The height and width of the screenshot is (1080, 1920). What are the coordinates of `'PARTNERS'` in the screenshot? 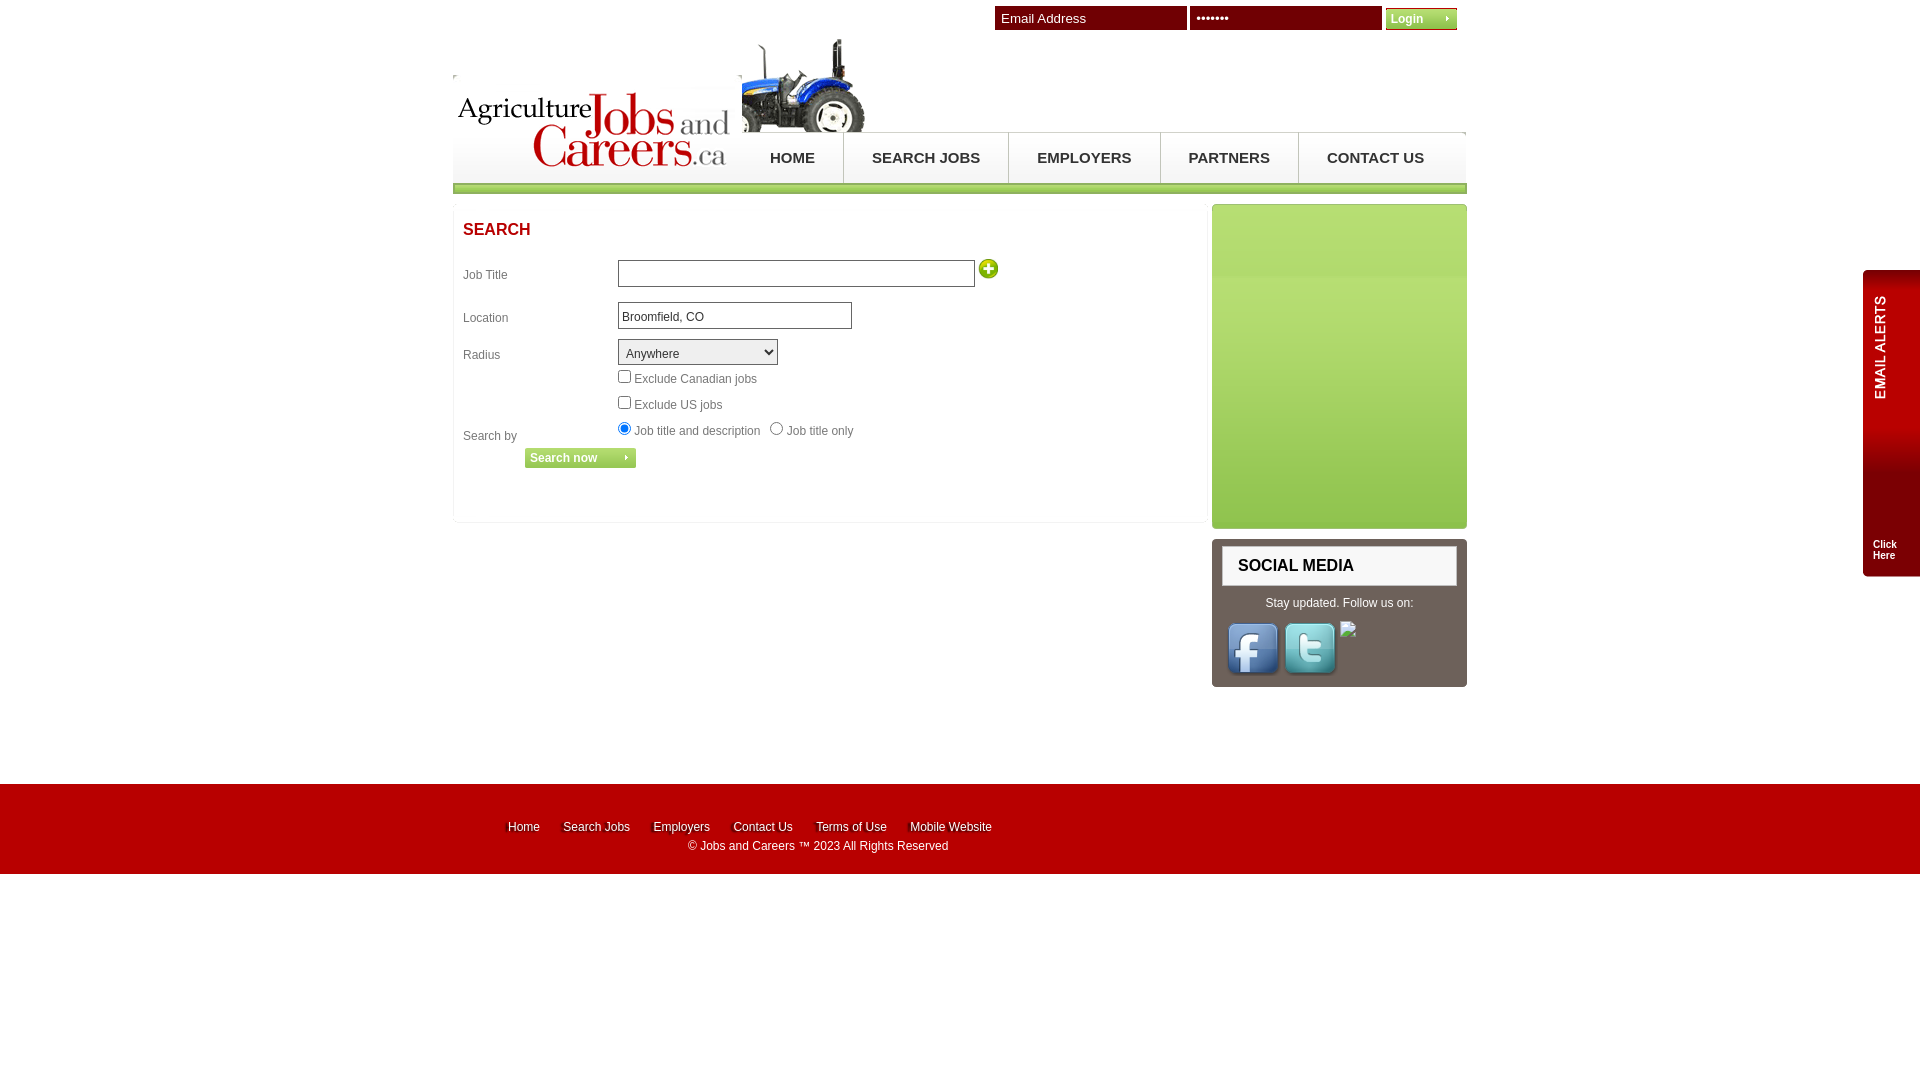 It's located at (1228, 156).